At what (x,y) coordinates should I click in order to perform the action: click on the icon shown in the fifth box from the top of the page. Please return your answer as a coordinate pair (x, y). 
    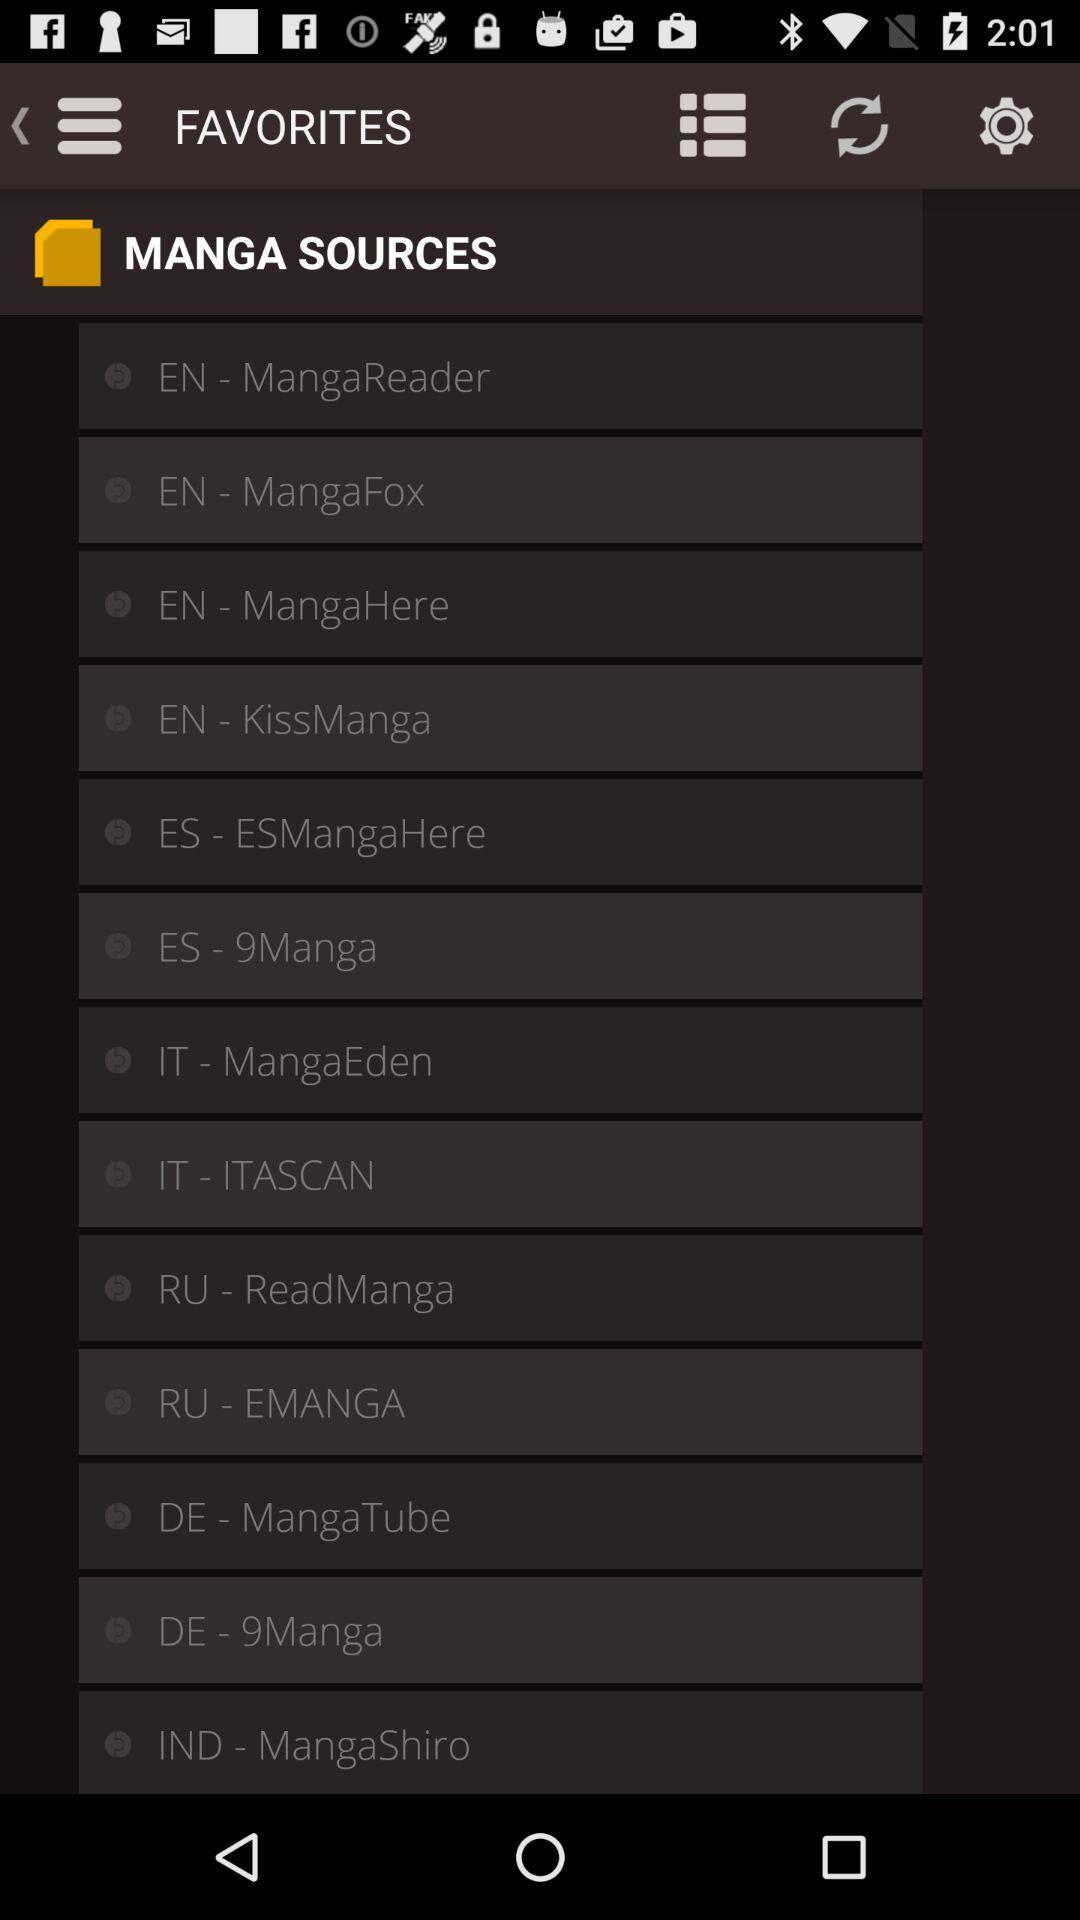
    Looking at the image, I should click on (104, 831).